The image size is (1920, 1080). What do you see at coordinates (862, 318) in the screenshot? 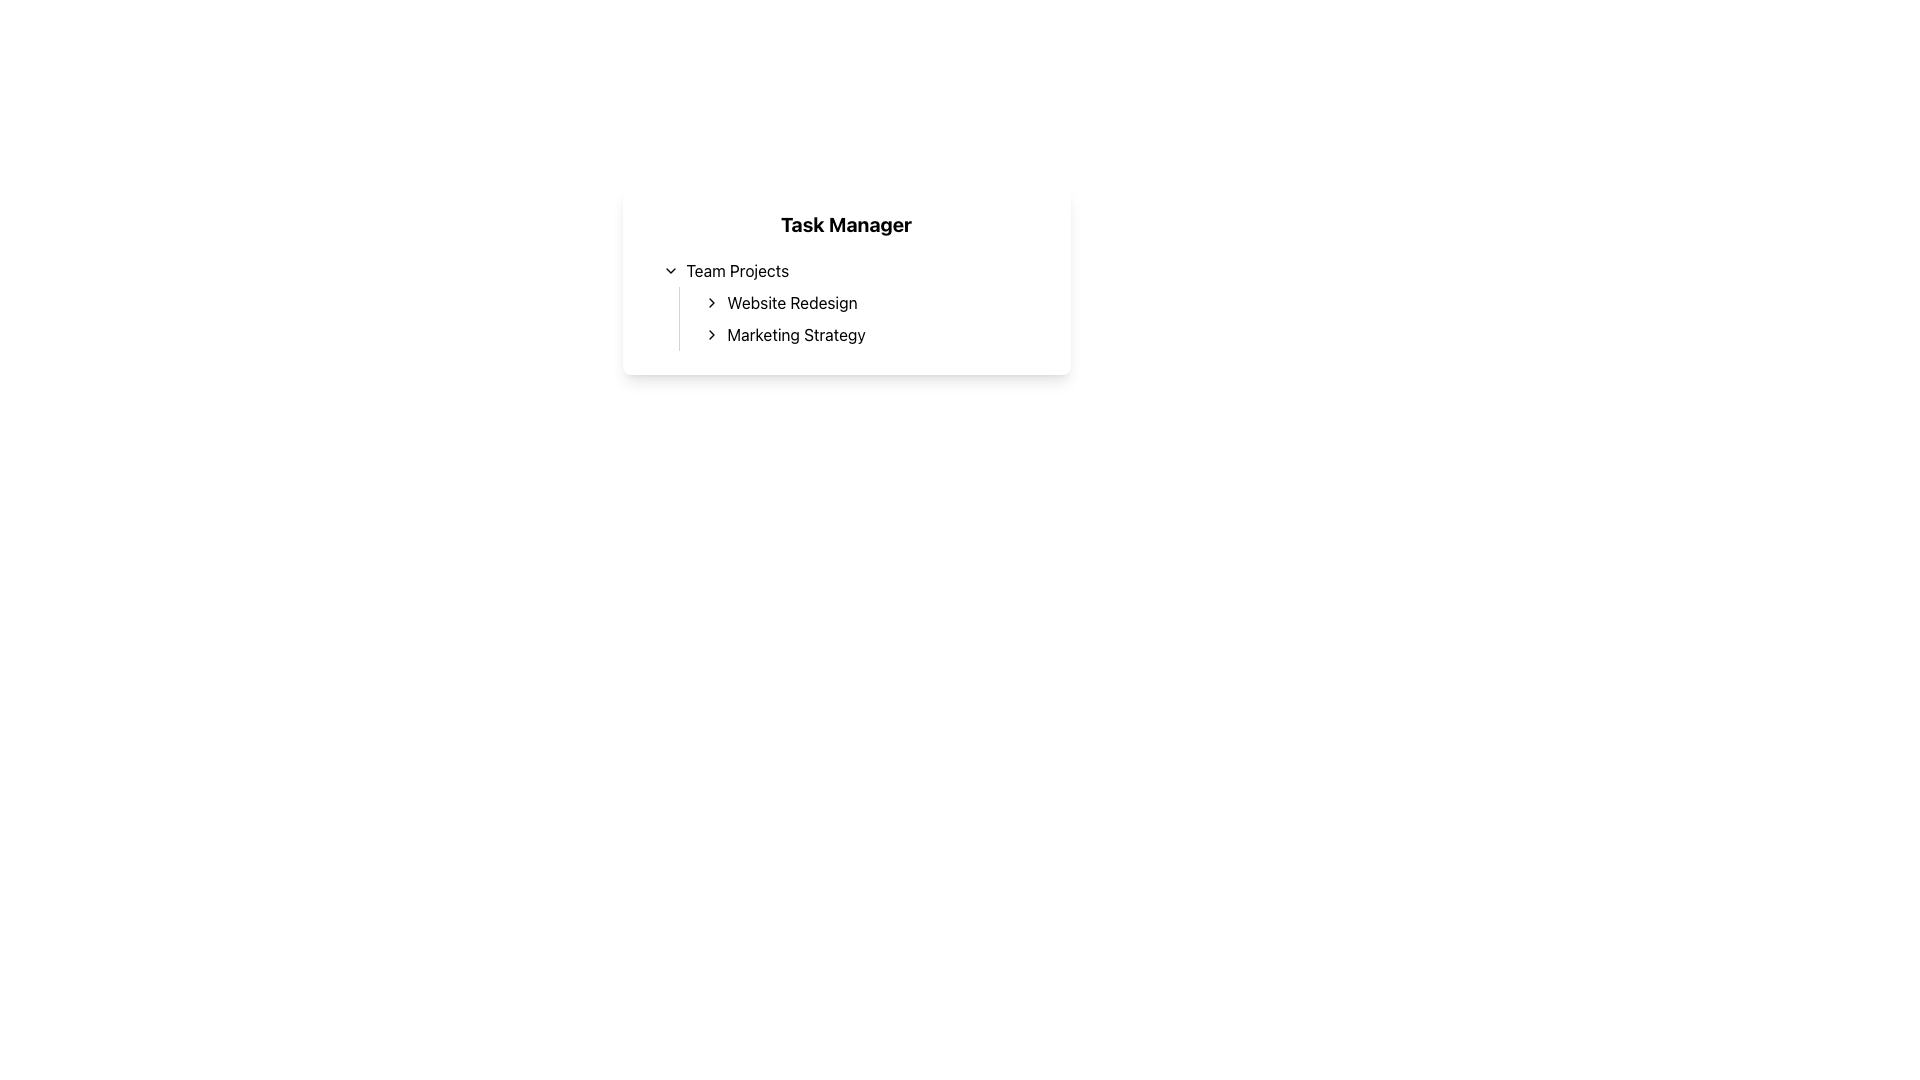
I see `the chevron icons in the menu item list located under the 'Team Projects' section of the 'Task Manager' interface to expand further details` at bounding box center [862, 318].